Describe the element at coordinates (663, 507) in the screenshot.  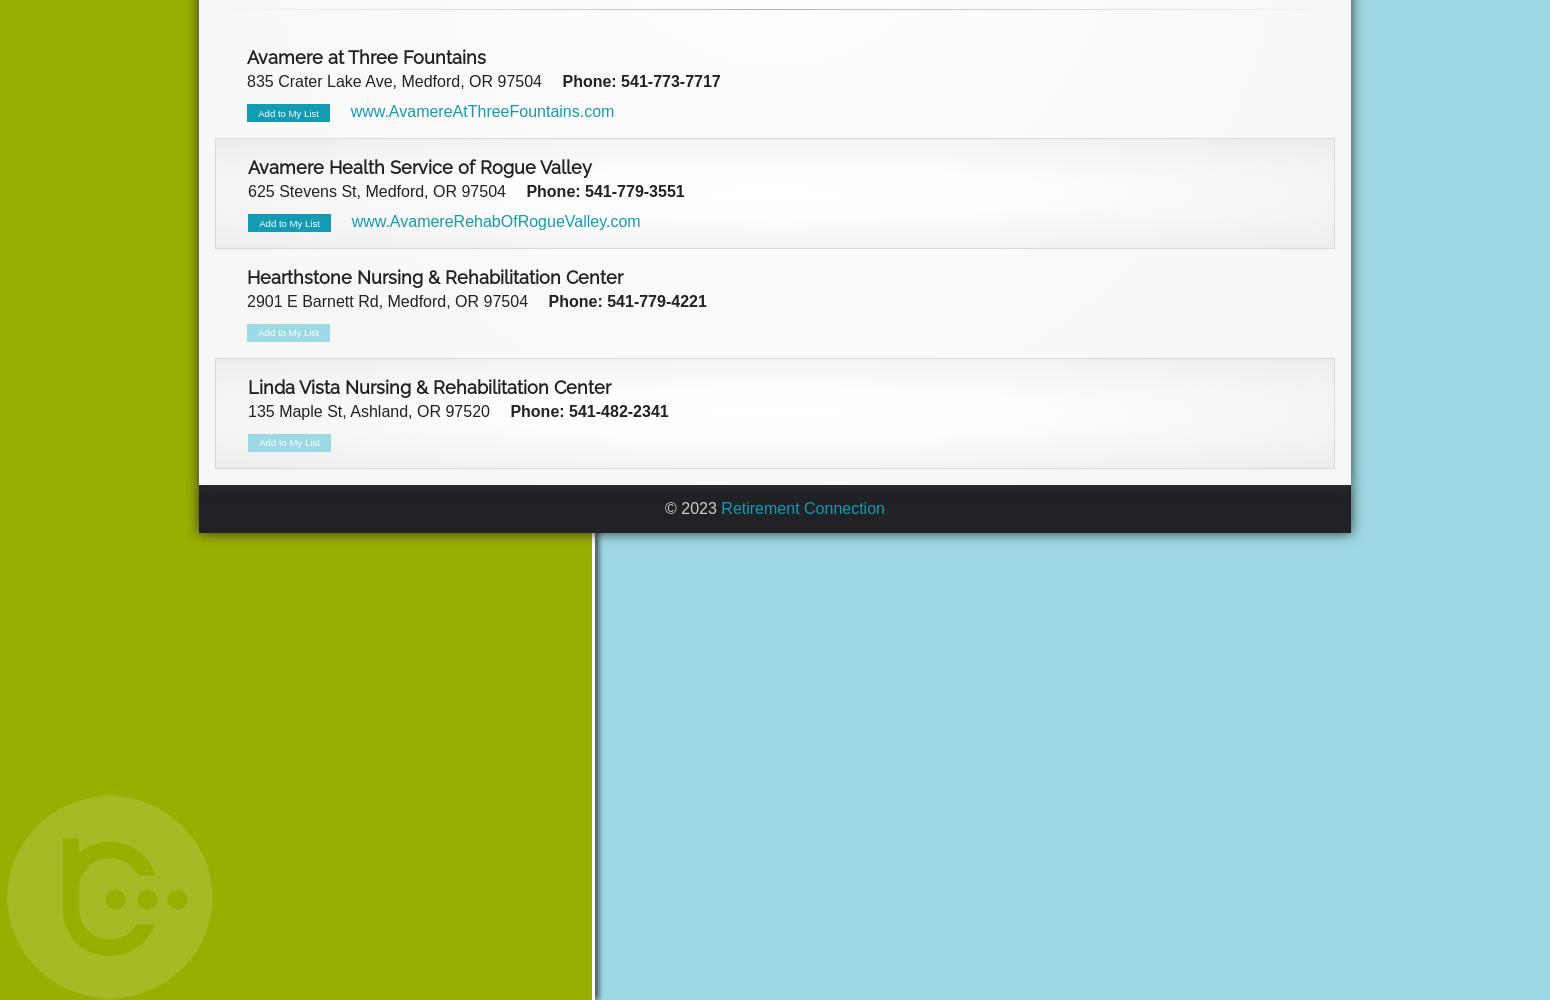
I see `'© 2023'` at that location.